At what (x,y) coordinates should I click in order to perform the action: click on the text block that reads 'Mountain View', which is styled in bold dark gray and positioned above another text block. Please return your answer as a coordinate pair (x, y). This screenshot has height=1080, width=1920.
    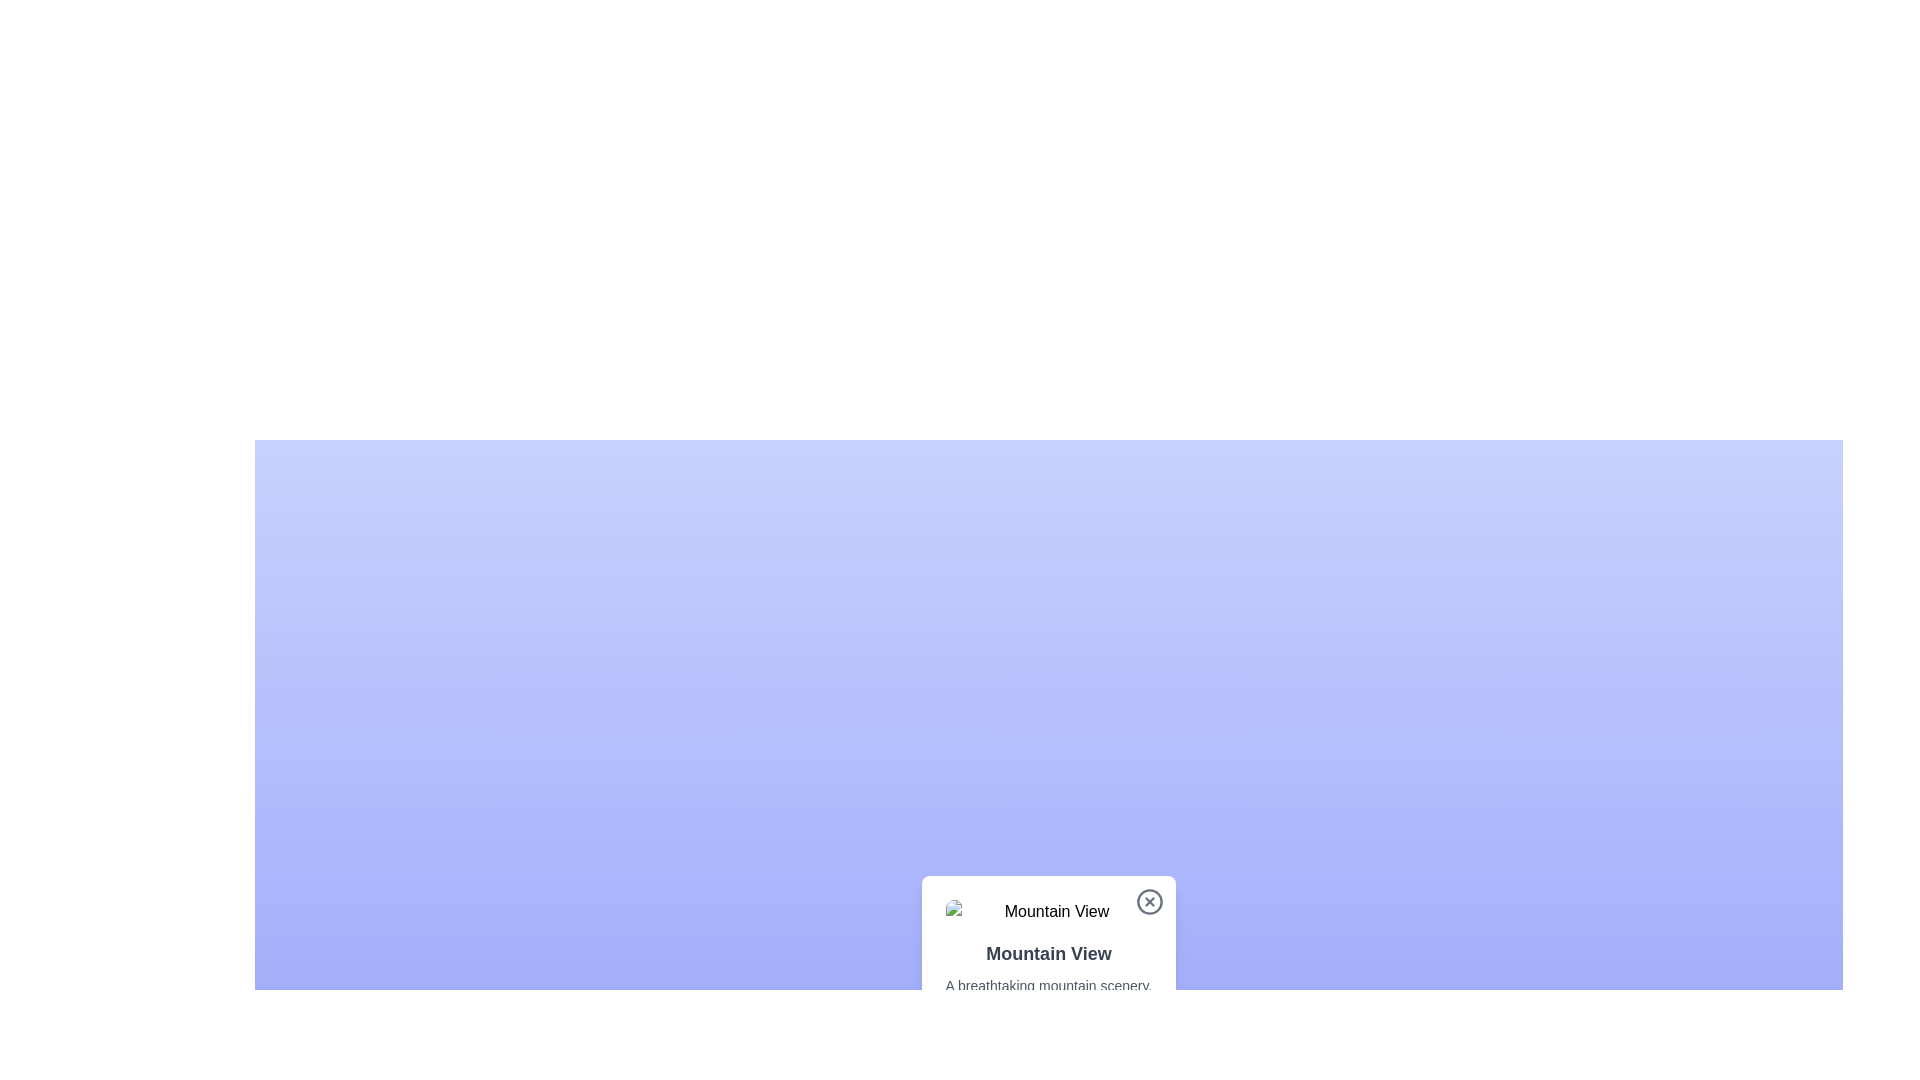
    Looking at the image, I should click on (1047, 952).